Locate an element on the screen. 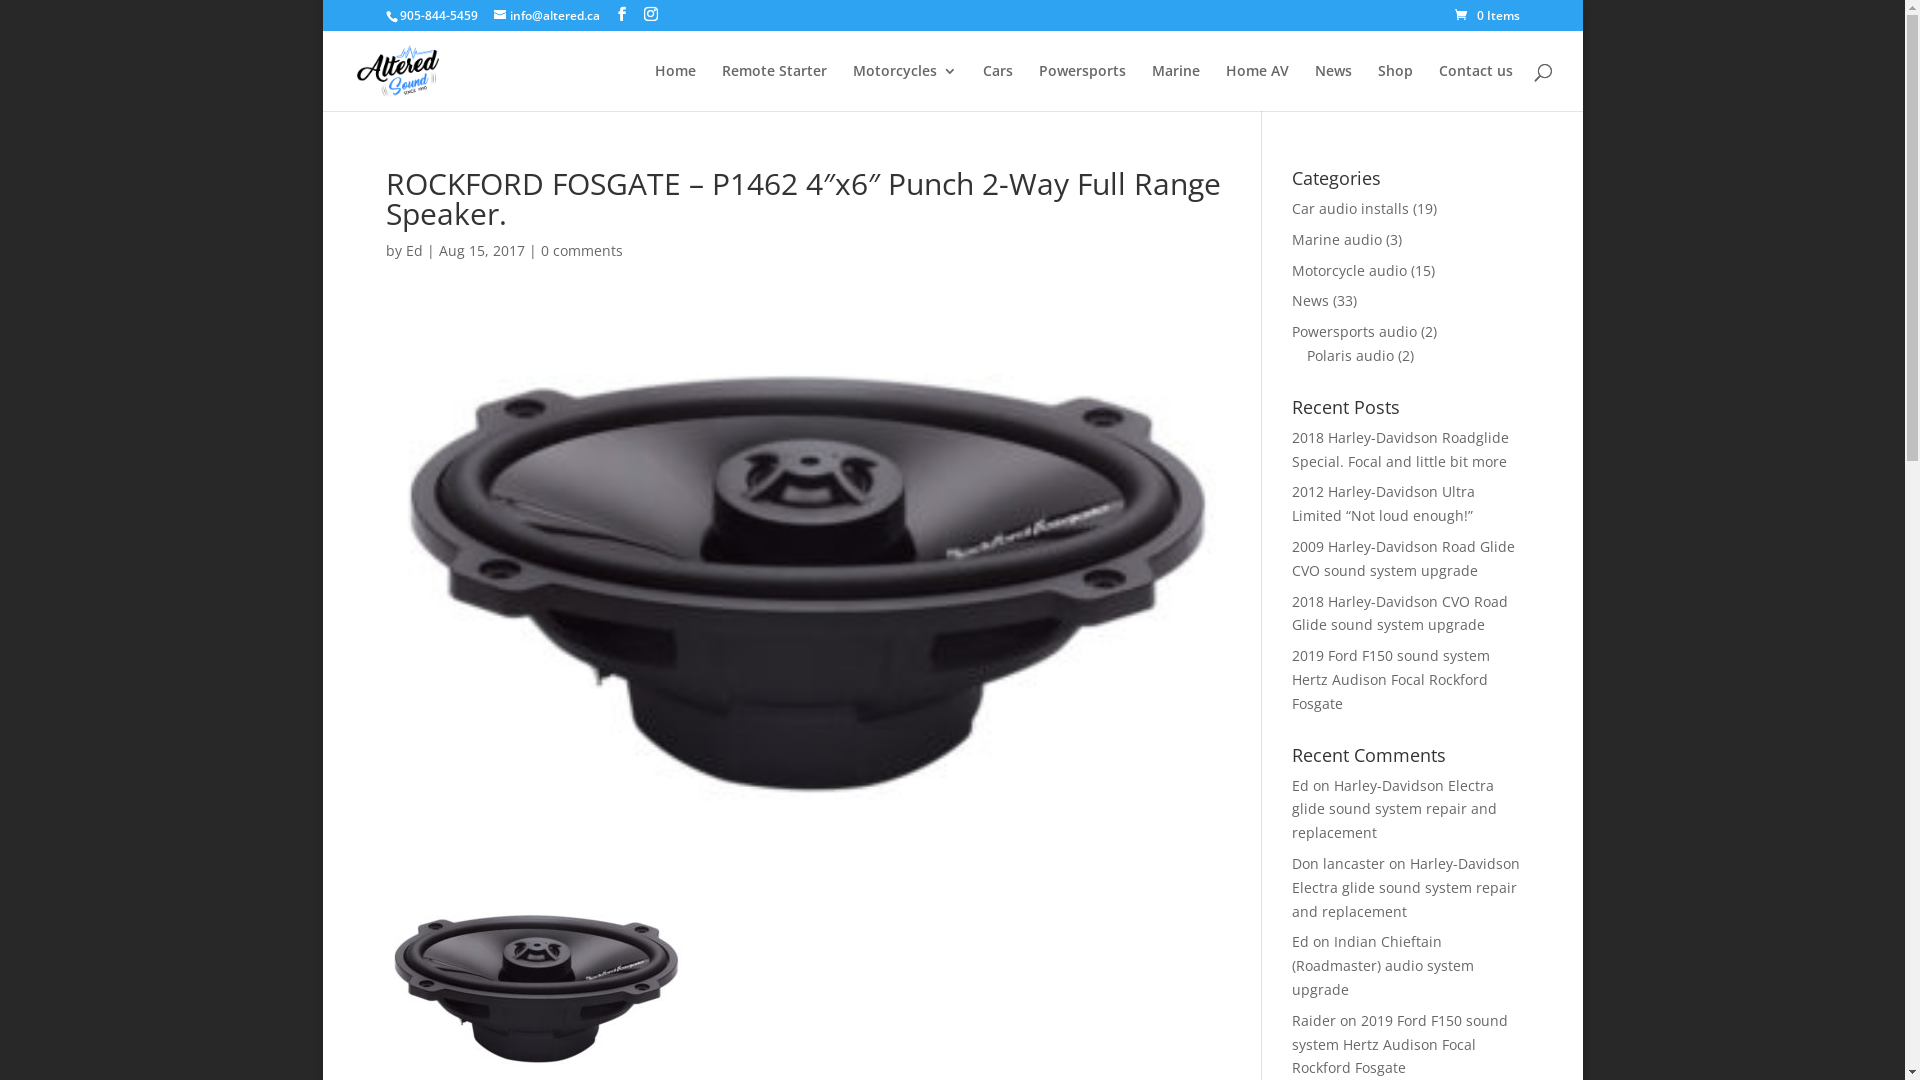  'Home AV' is located at coordinates (1256, 86).